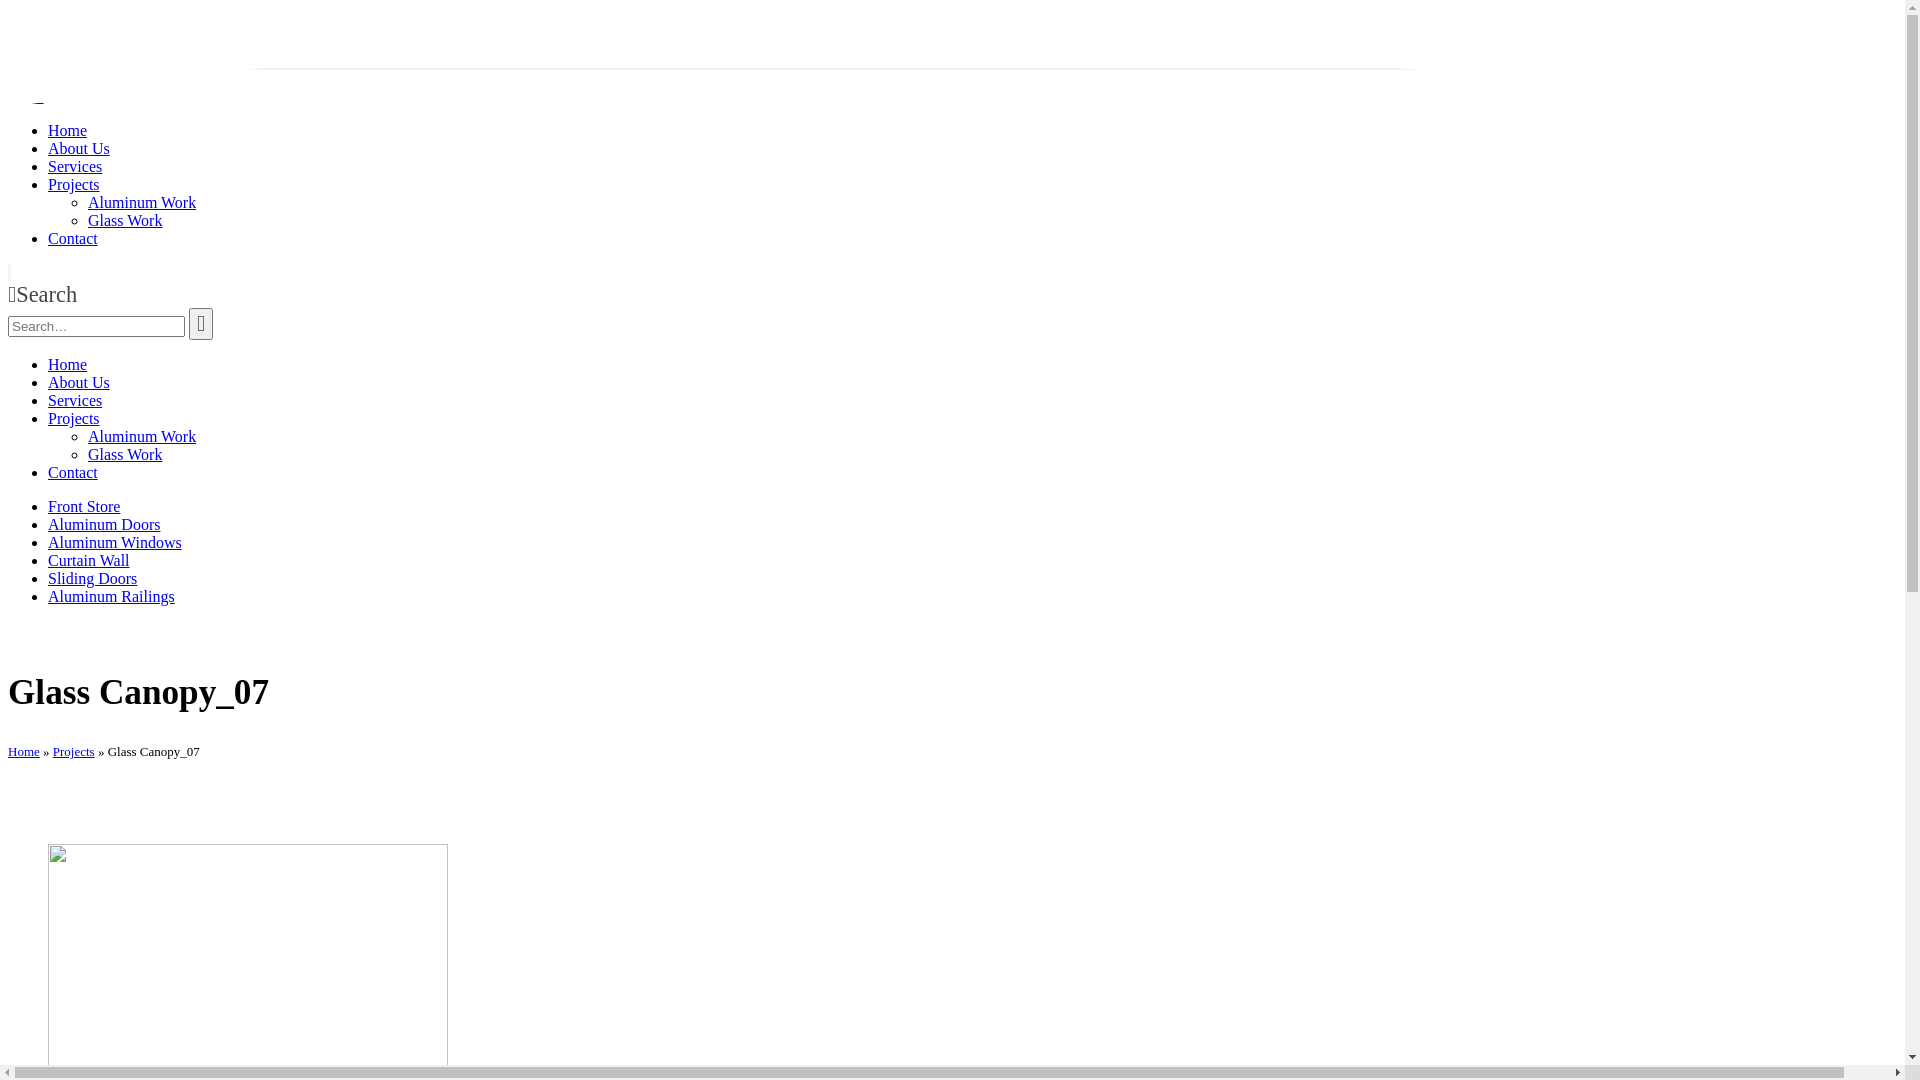 The width and height of the screenshot is (1920, 1080). Describe the element at coordinates (48, 400) in the screenshot. I see `'Services'` at that location.